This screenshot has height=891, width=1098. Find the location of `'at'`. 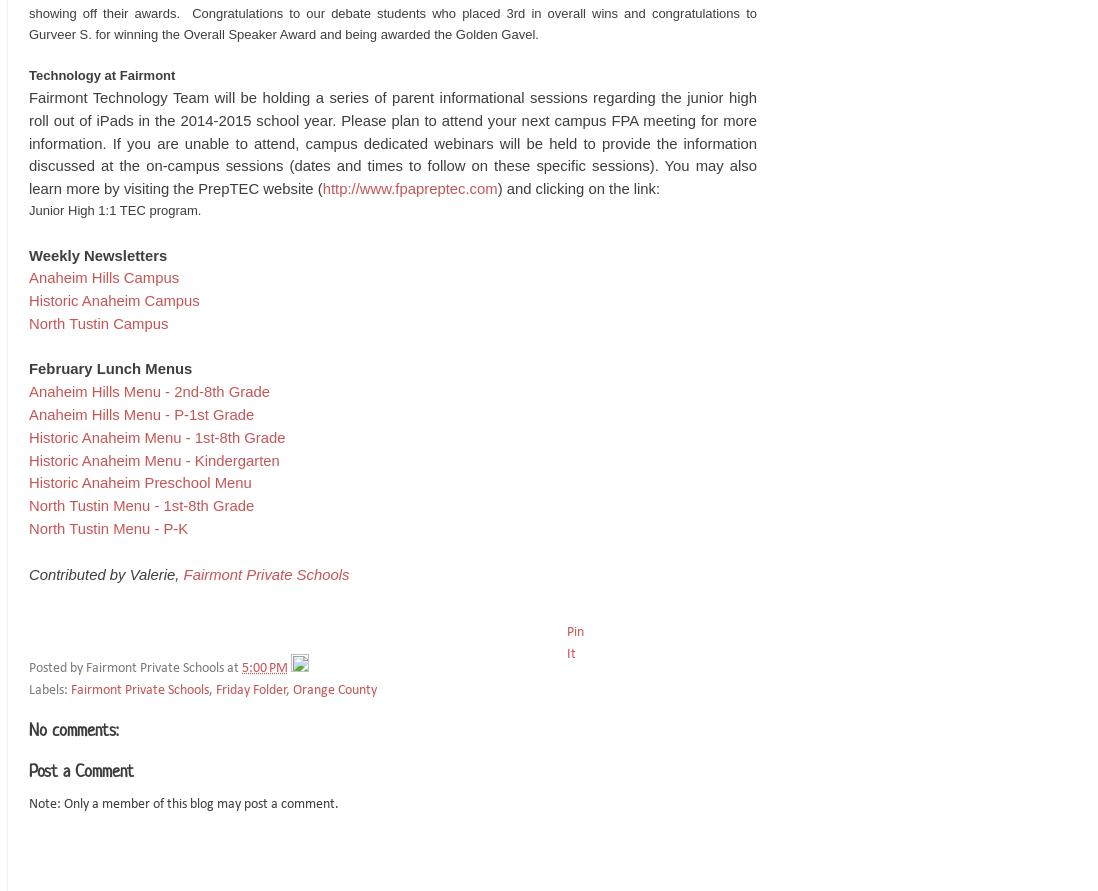

'at' is located at coordinates (233, 667).